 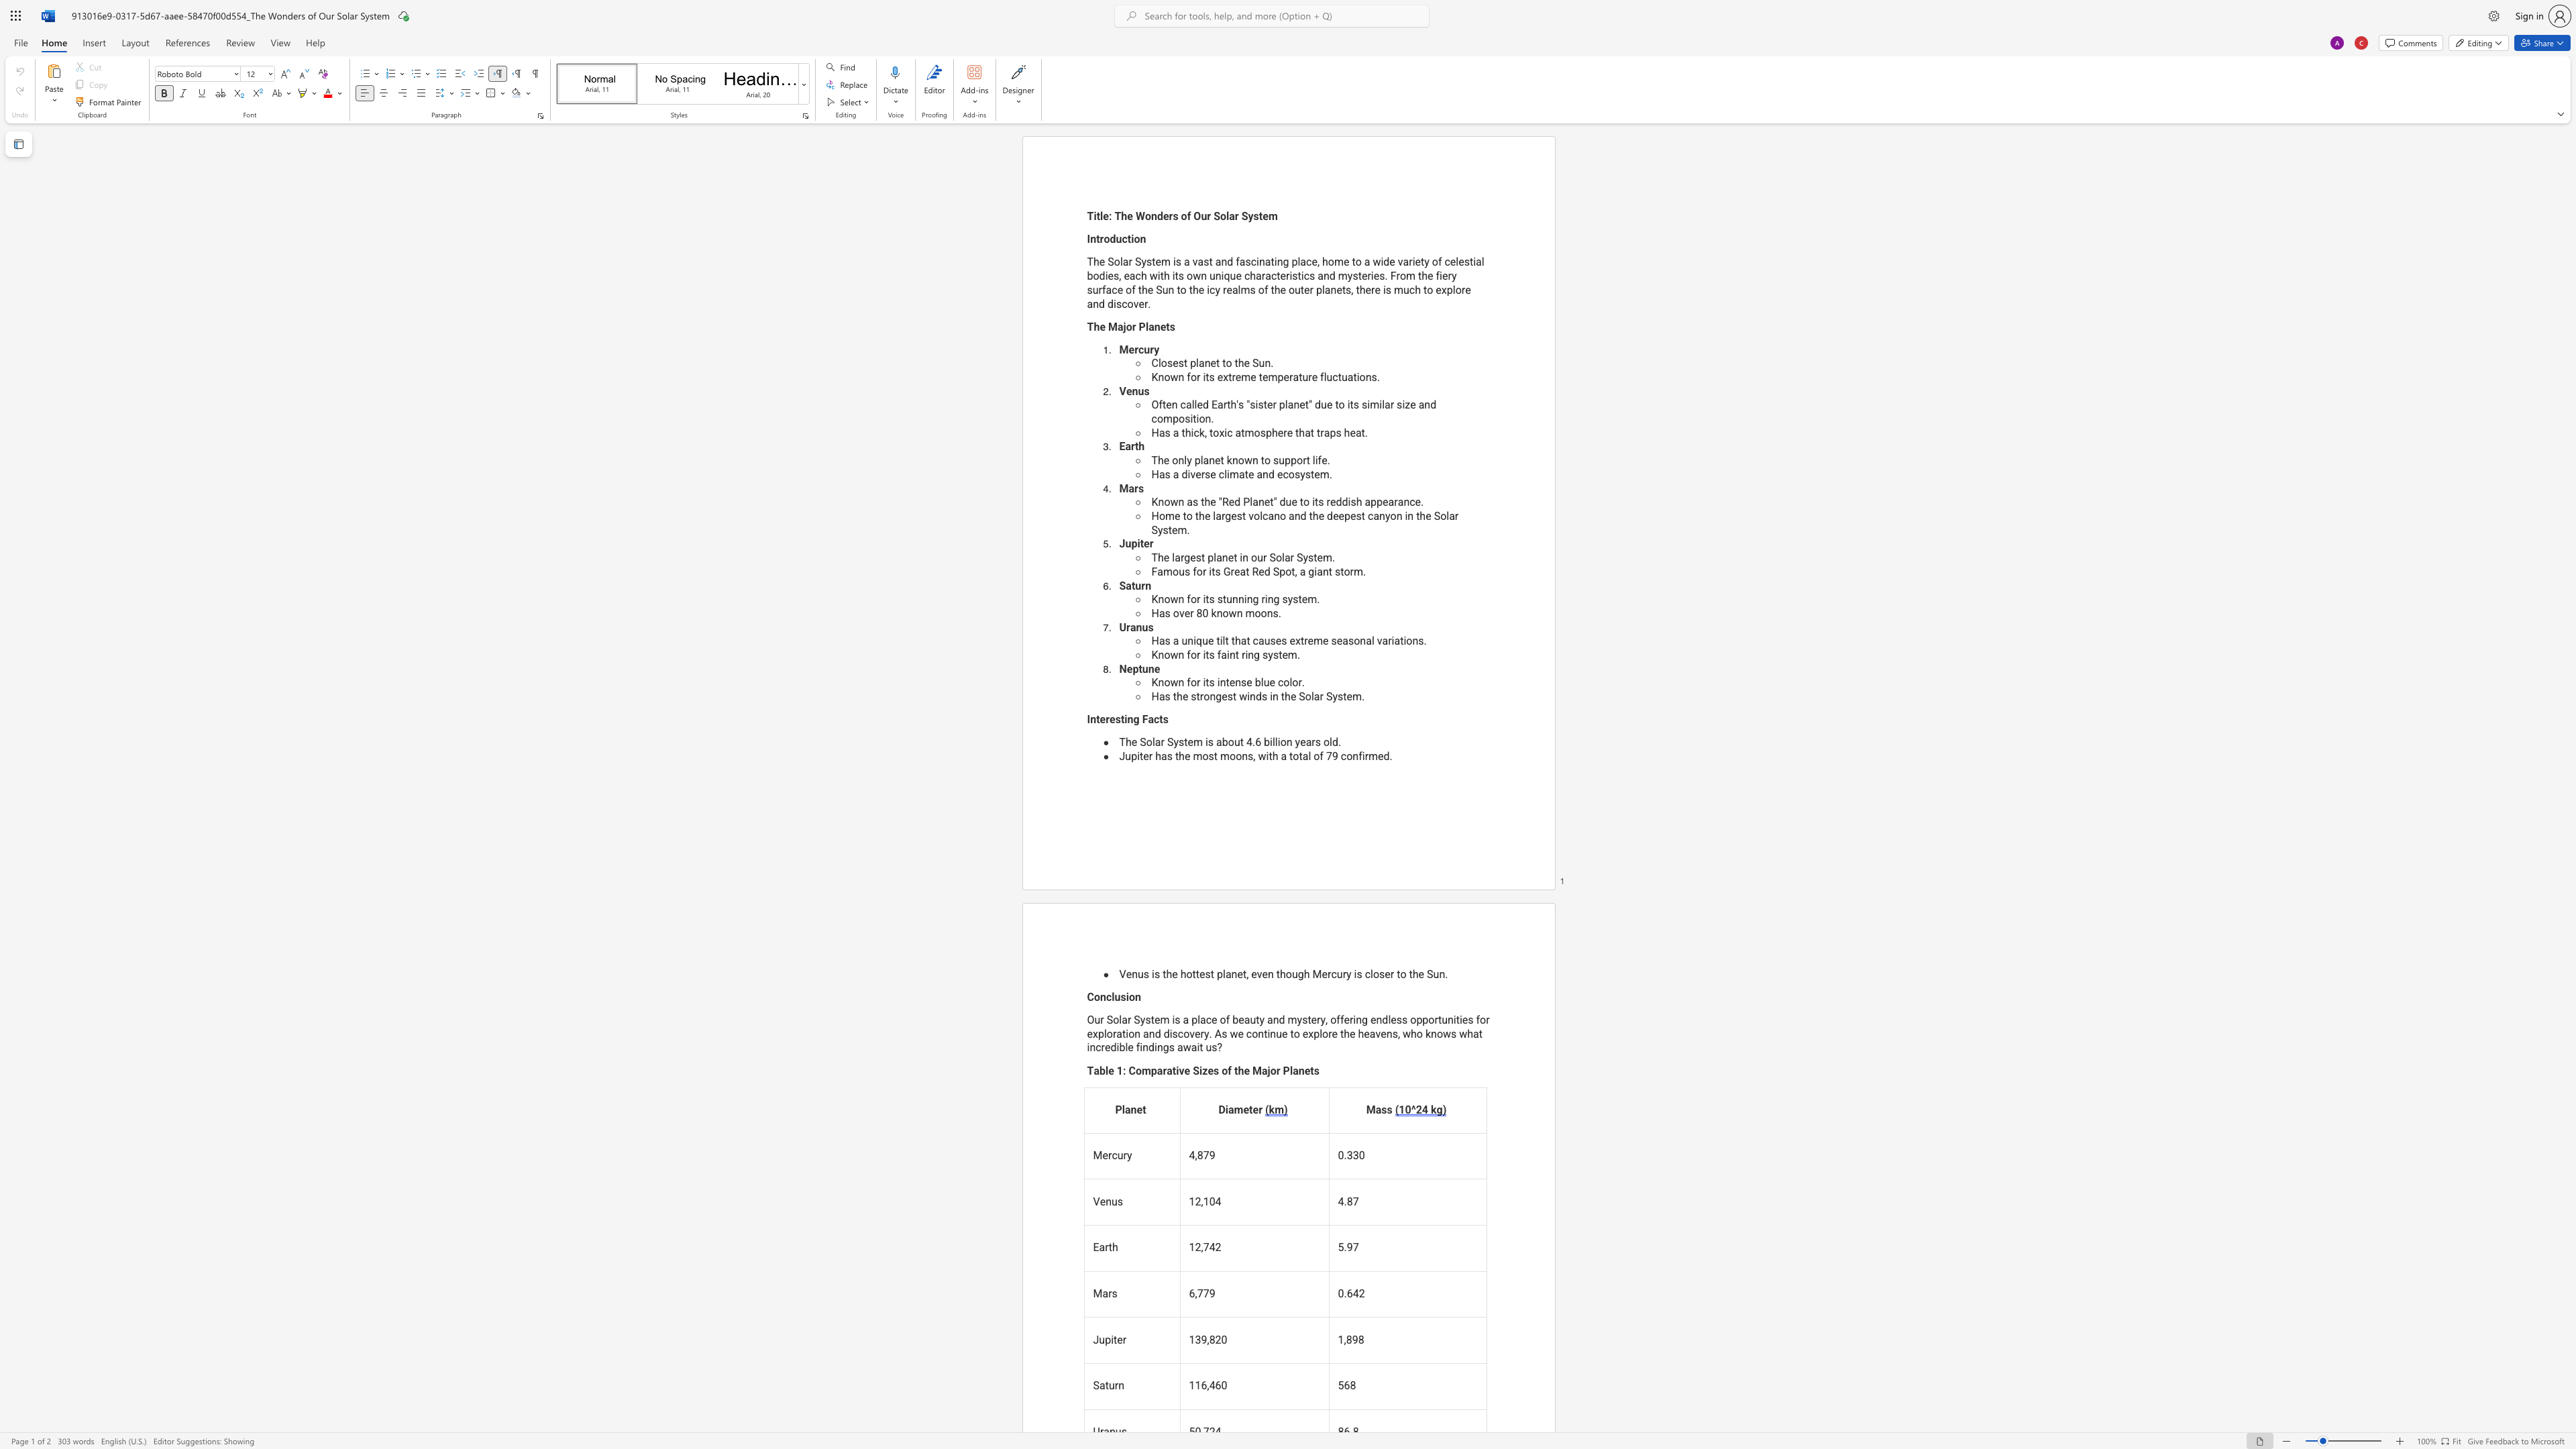 I want to click on the space between the continuous character "e" and ":" in the text, so click(x=1107, y=215).